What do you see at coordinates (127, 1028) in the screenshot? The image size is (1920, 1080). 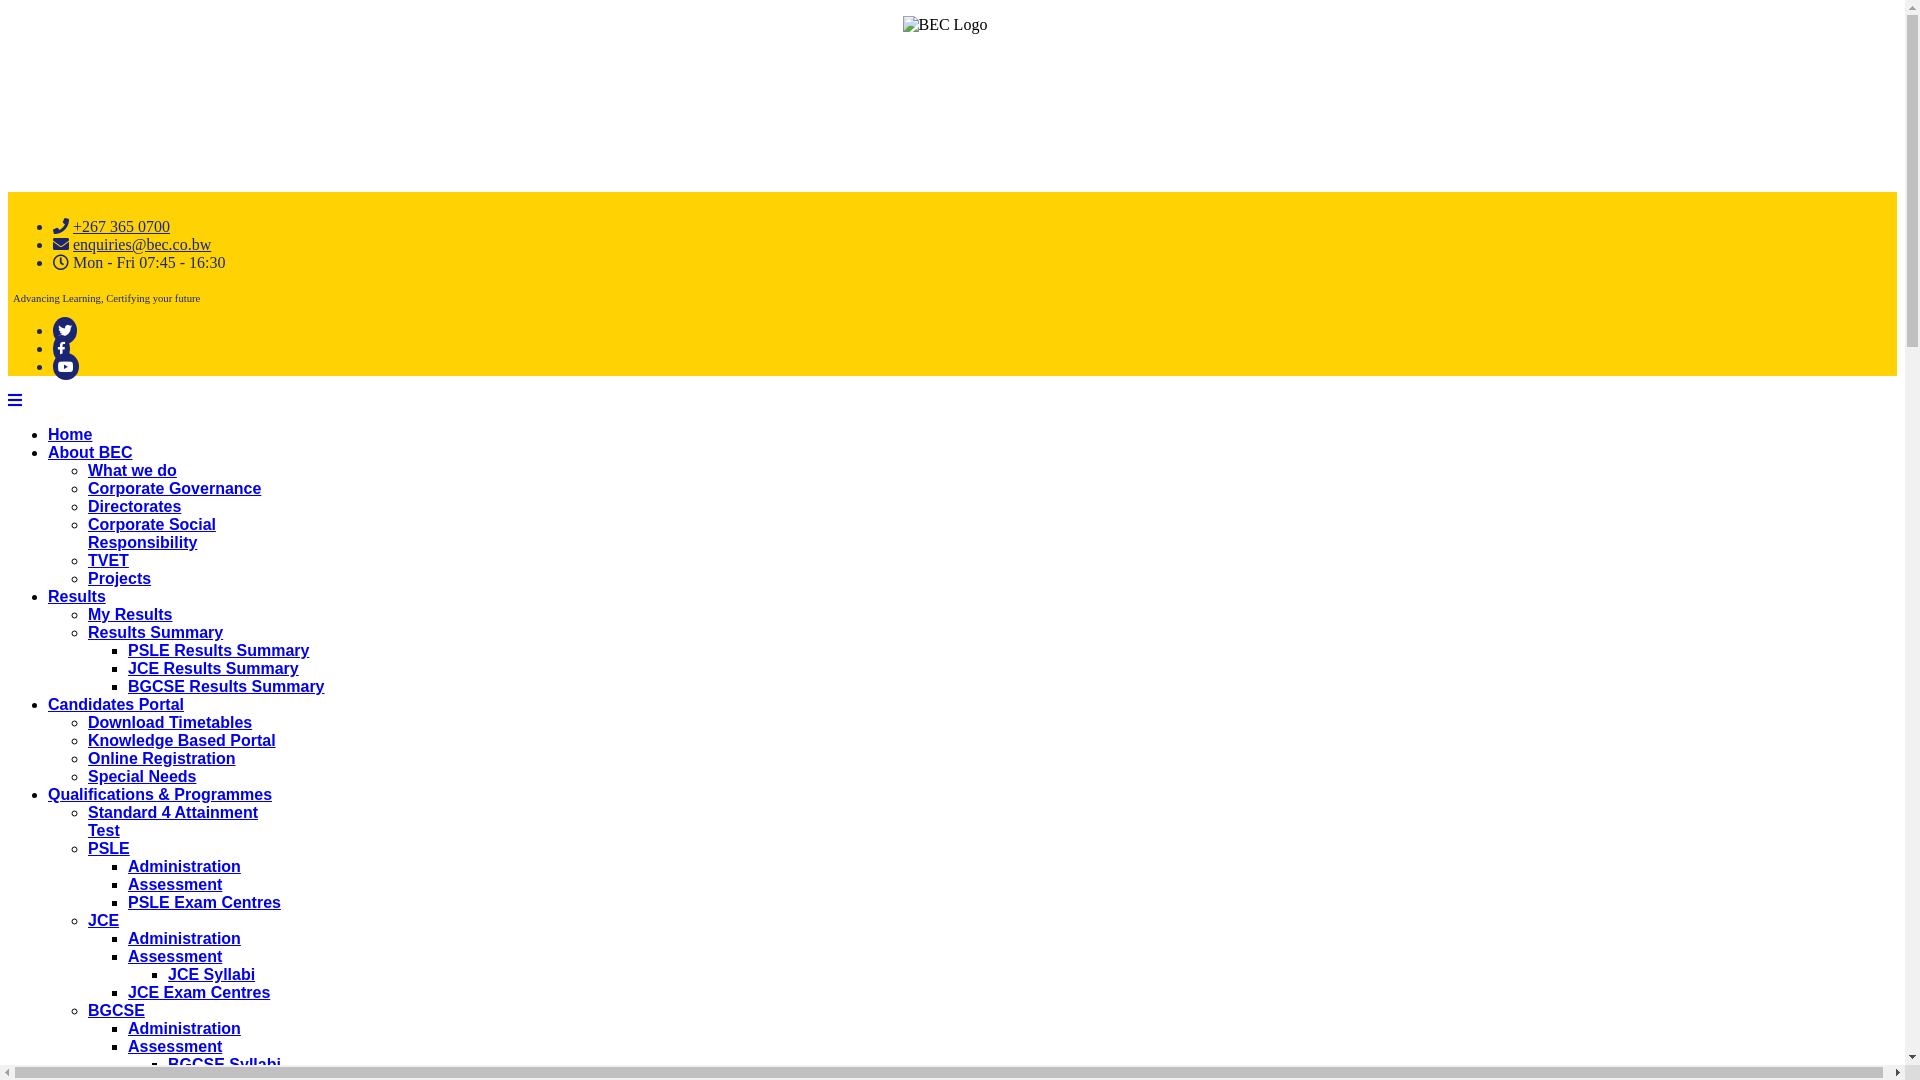 I see `'Administration'` at bounding box center [127, 1028].